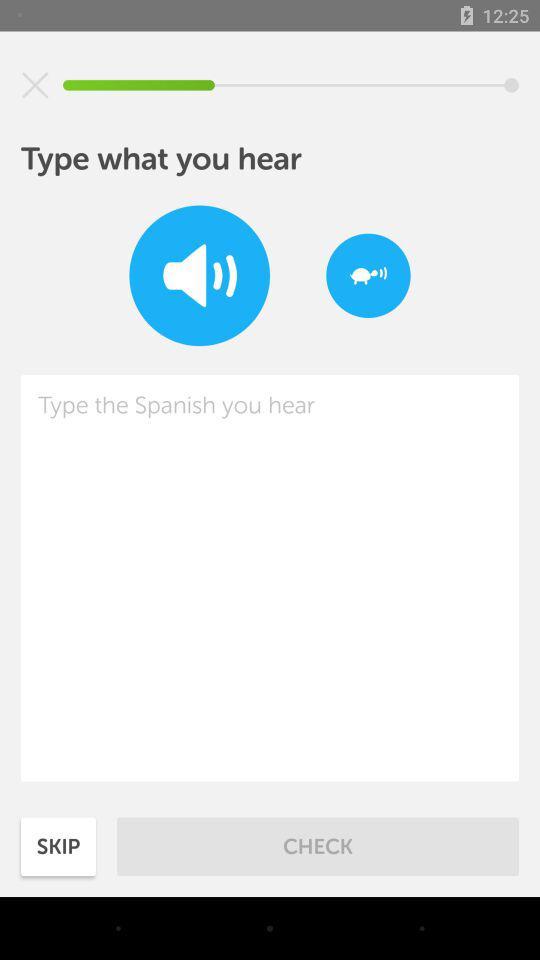  What do you see at coordinates (58, 845) in the screenshot?
I see `icon at the bottom left corner` at bounding box center [58, 845].